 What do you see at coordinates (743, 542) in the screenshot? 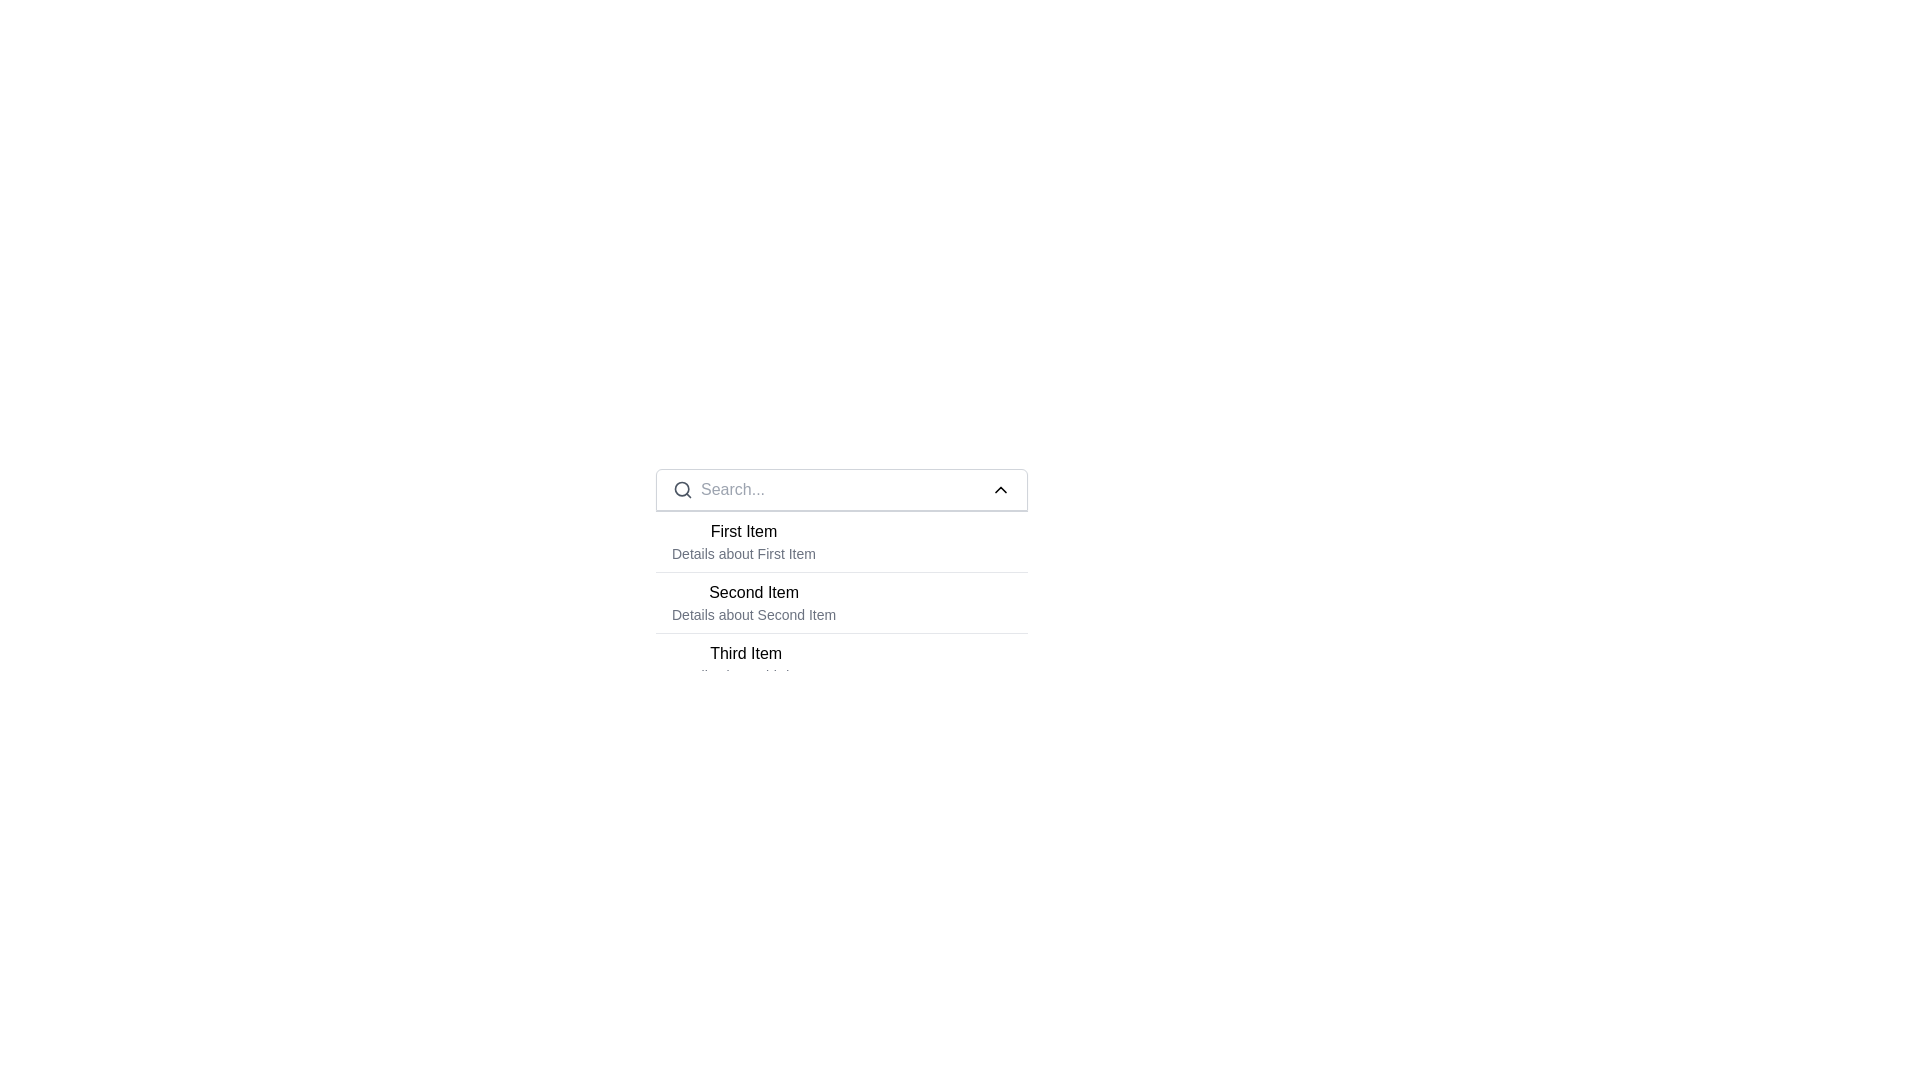
I see `on the first list item displaying 'First Item' and 'Details about First Item'` at bounding box center [743, 542].